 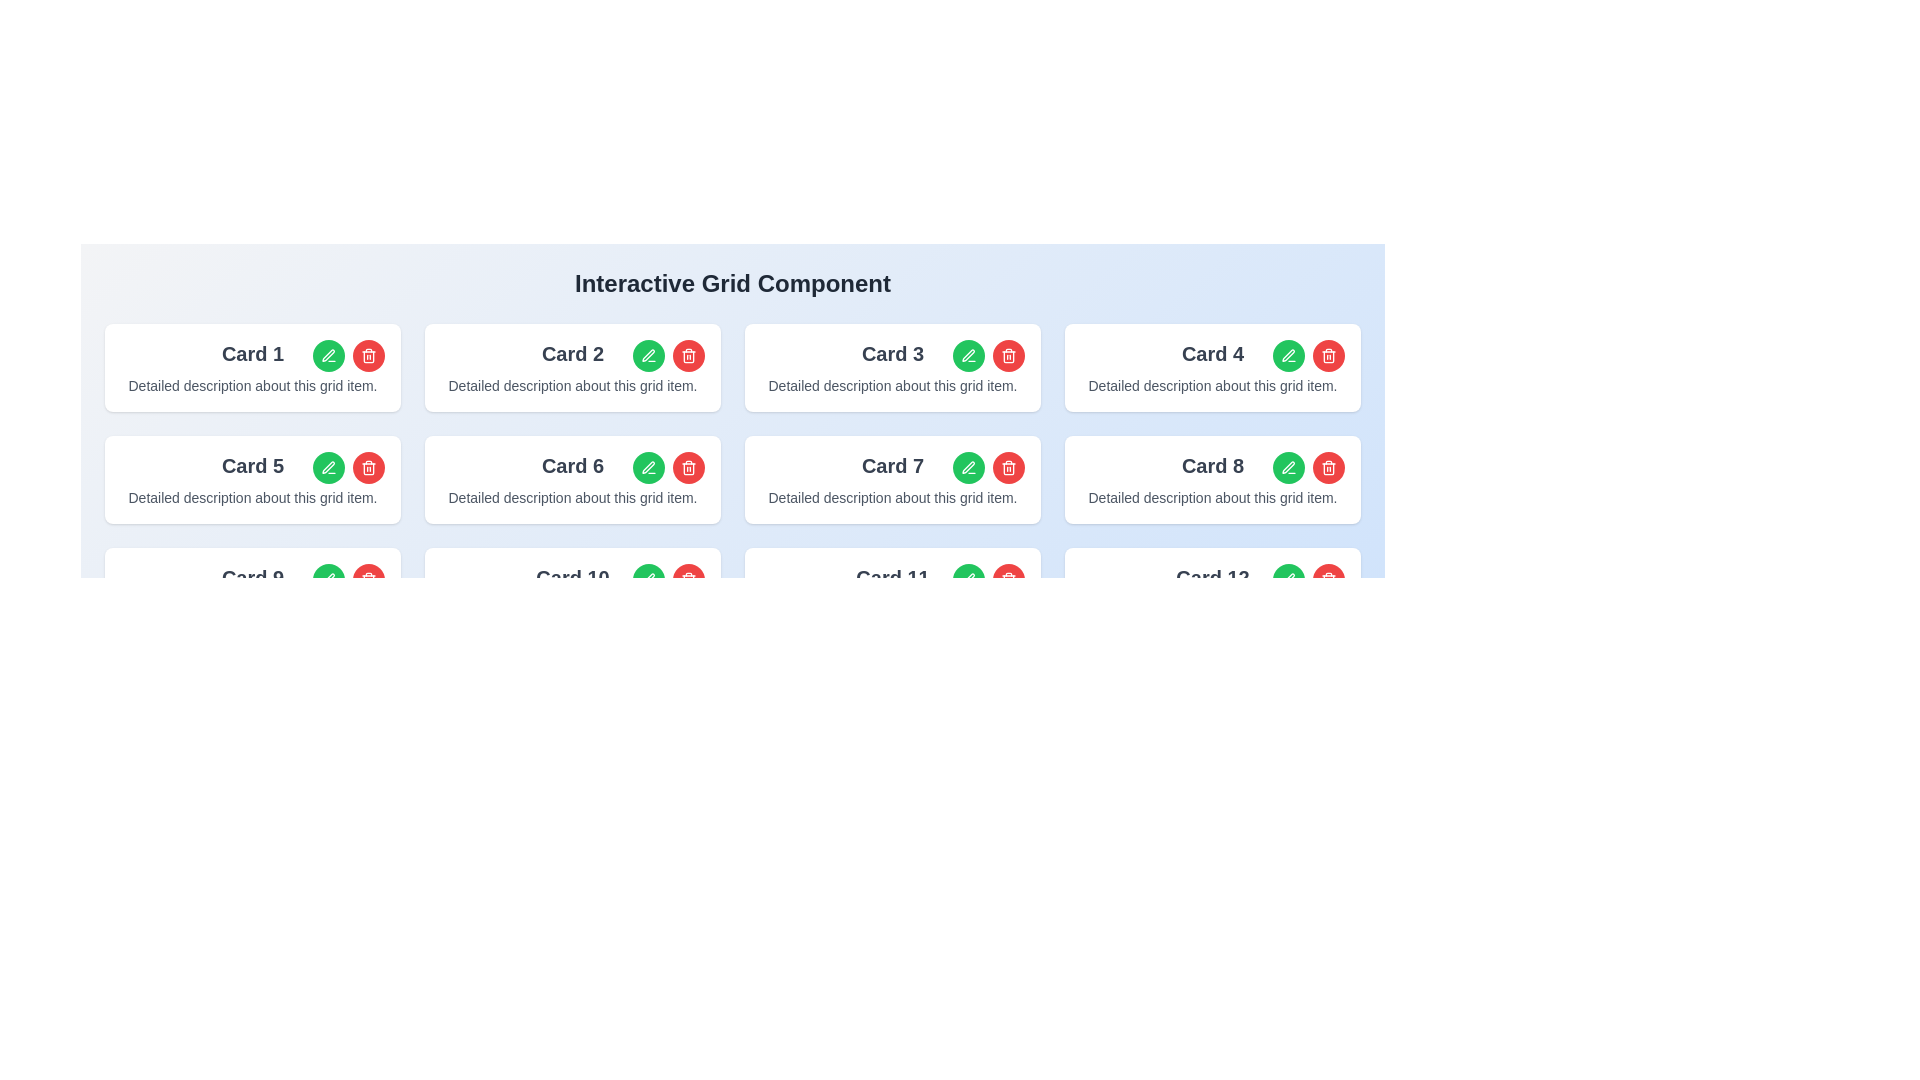 What do you see at coordinates (668, 467) in the screenshot?
I see `the red circular delete button with a trash can icon located in the top-right corner of 'Card 6'` at bounding box center [668, 467].